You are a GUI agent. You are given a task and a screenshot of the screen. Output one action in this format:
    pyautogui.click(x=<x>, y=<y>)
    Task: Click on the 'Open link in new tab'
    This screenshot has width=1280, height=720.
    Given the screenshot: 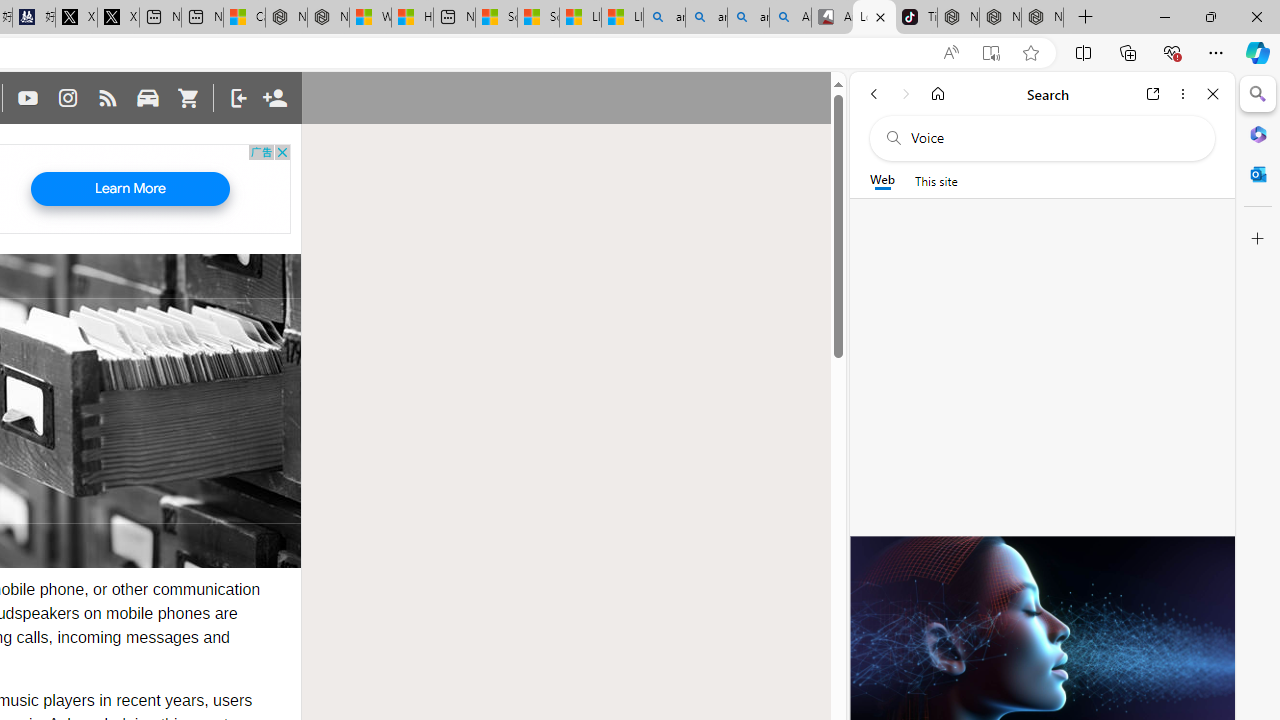 What is the action you would take?
    pyautogui.click(x=1153, y=93)
    